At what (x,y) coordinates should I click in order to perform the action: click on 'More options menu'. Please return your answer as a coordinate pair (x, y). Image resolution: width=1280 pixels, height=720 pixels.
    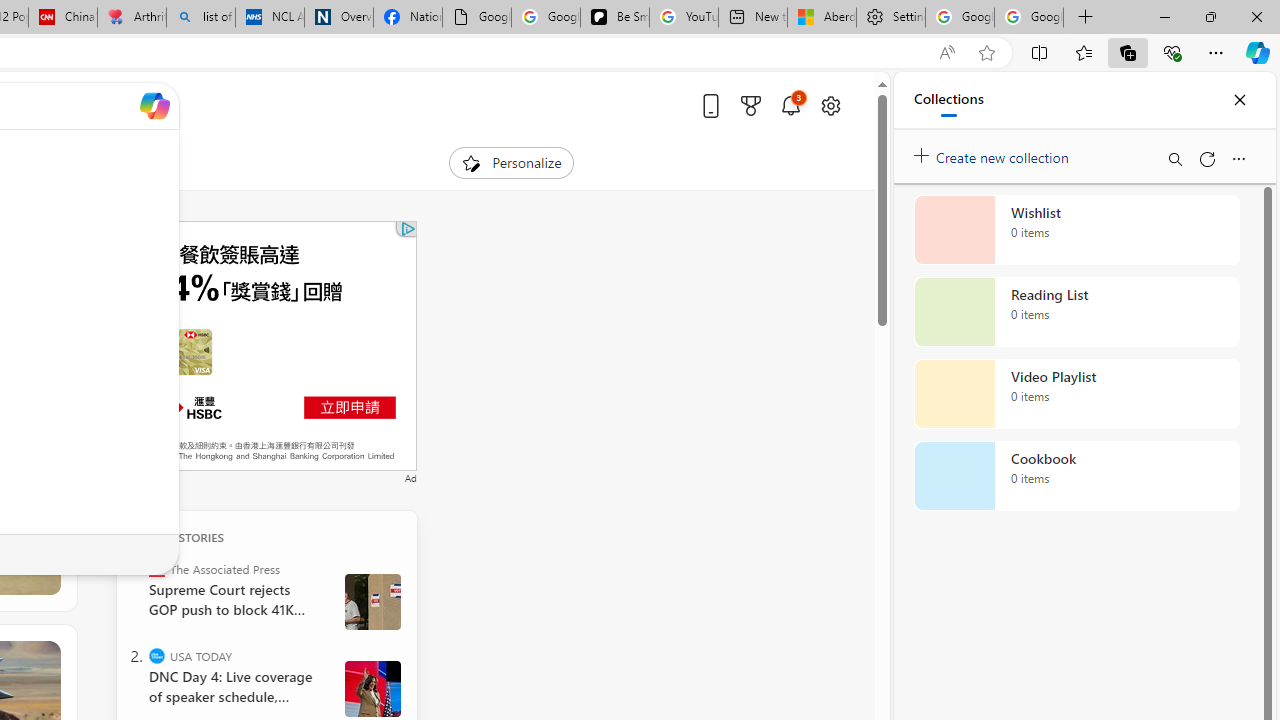
    Looking at the image, I should click on (1237, 158).